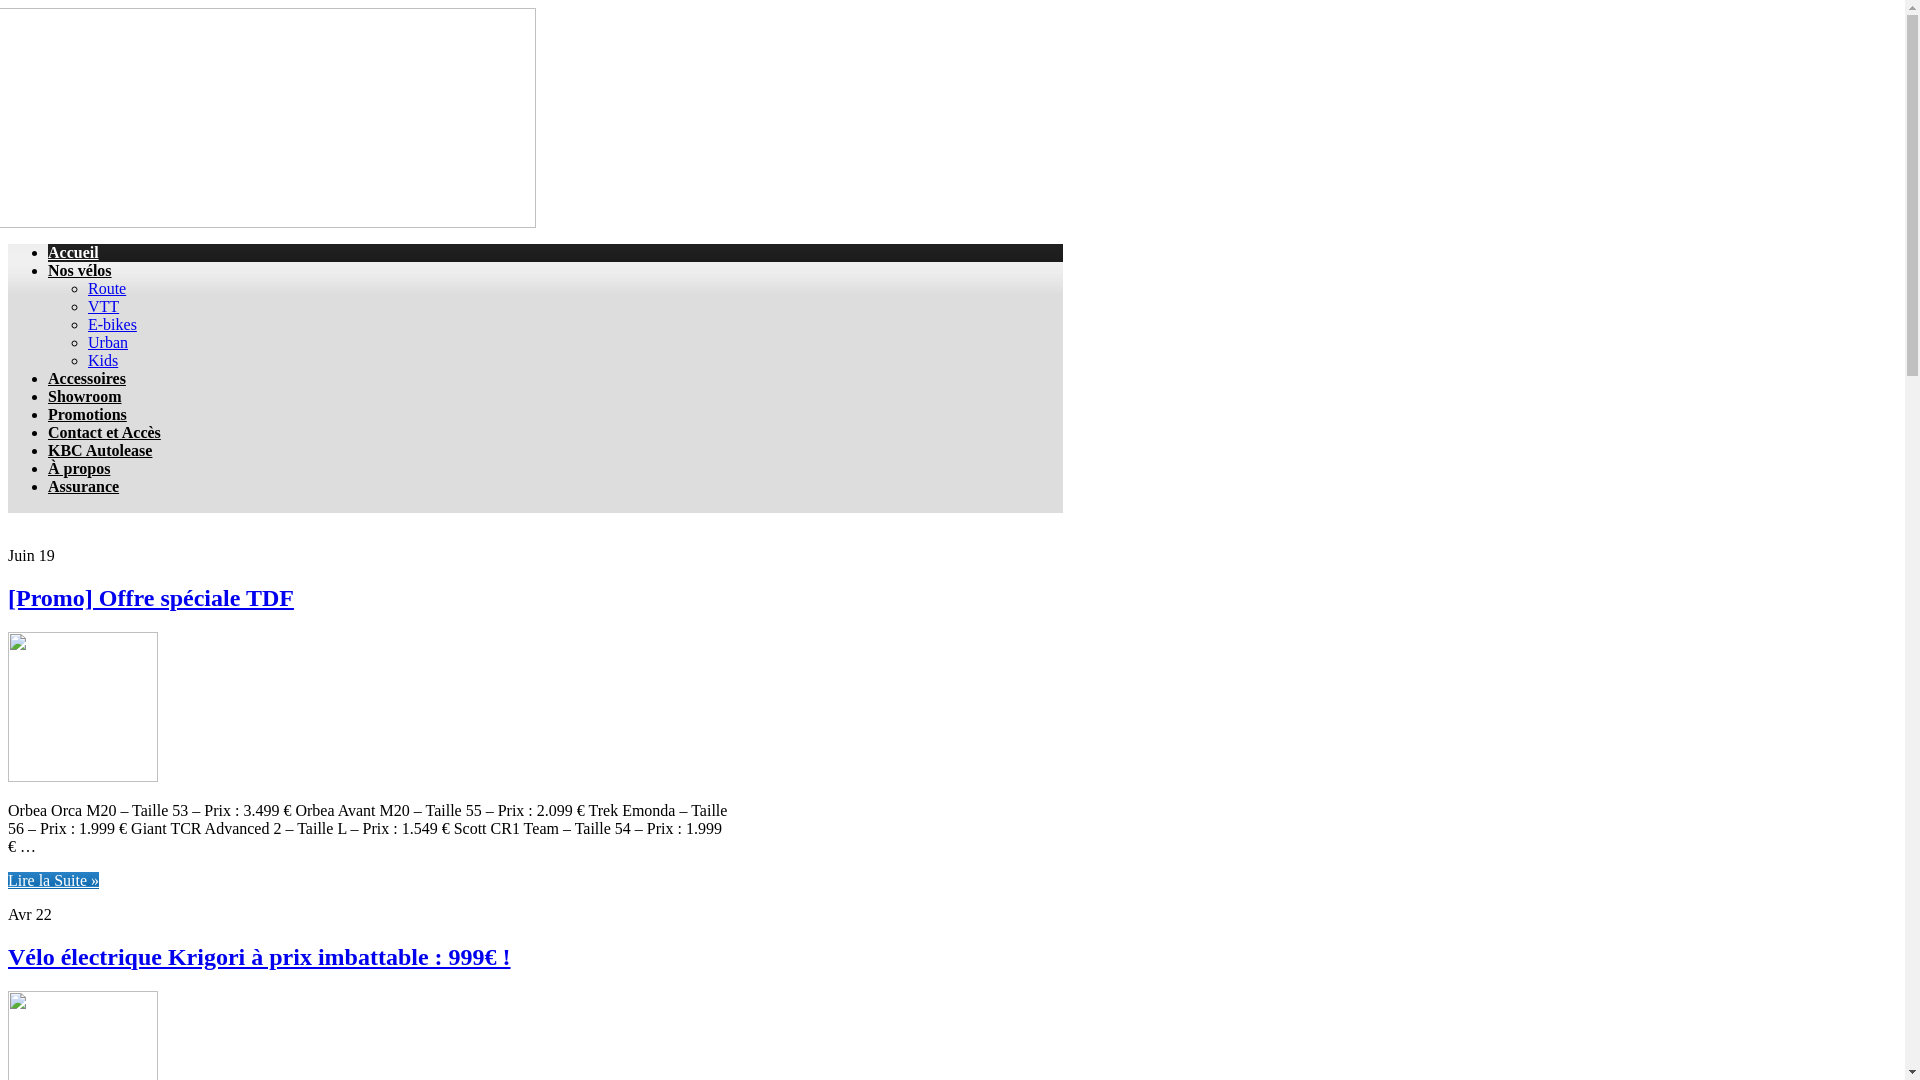  Describe the element at coordinates (82, 486) in the screenshot. I see `'Assurance'` at that location.